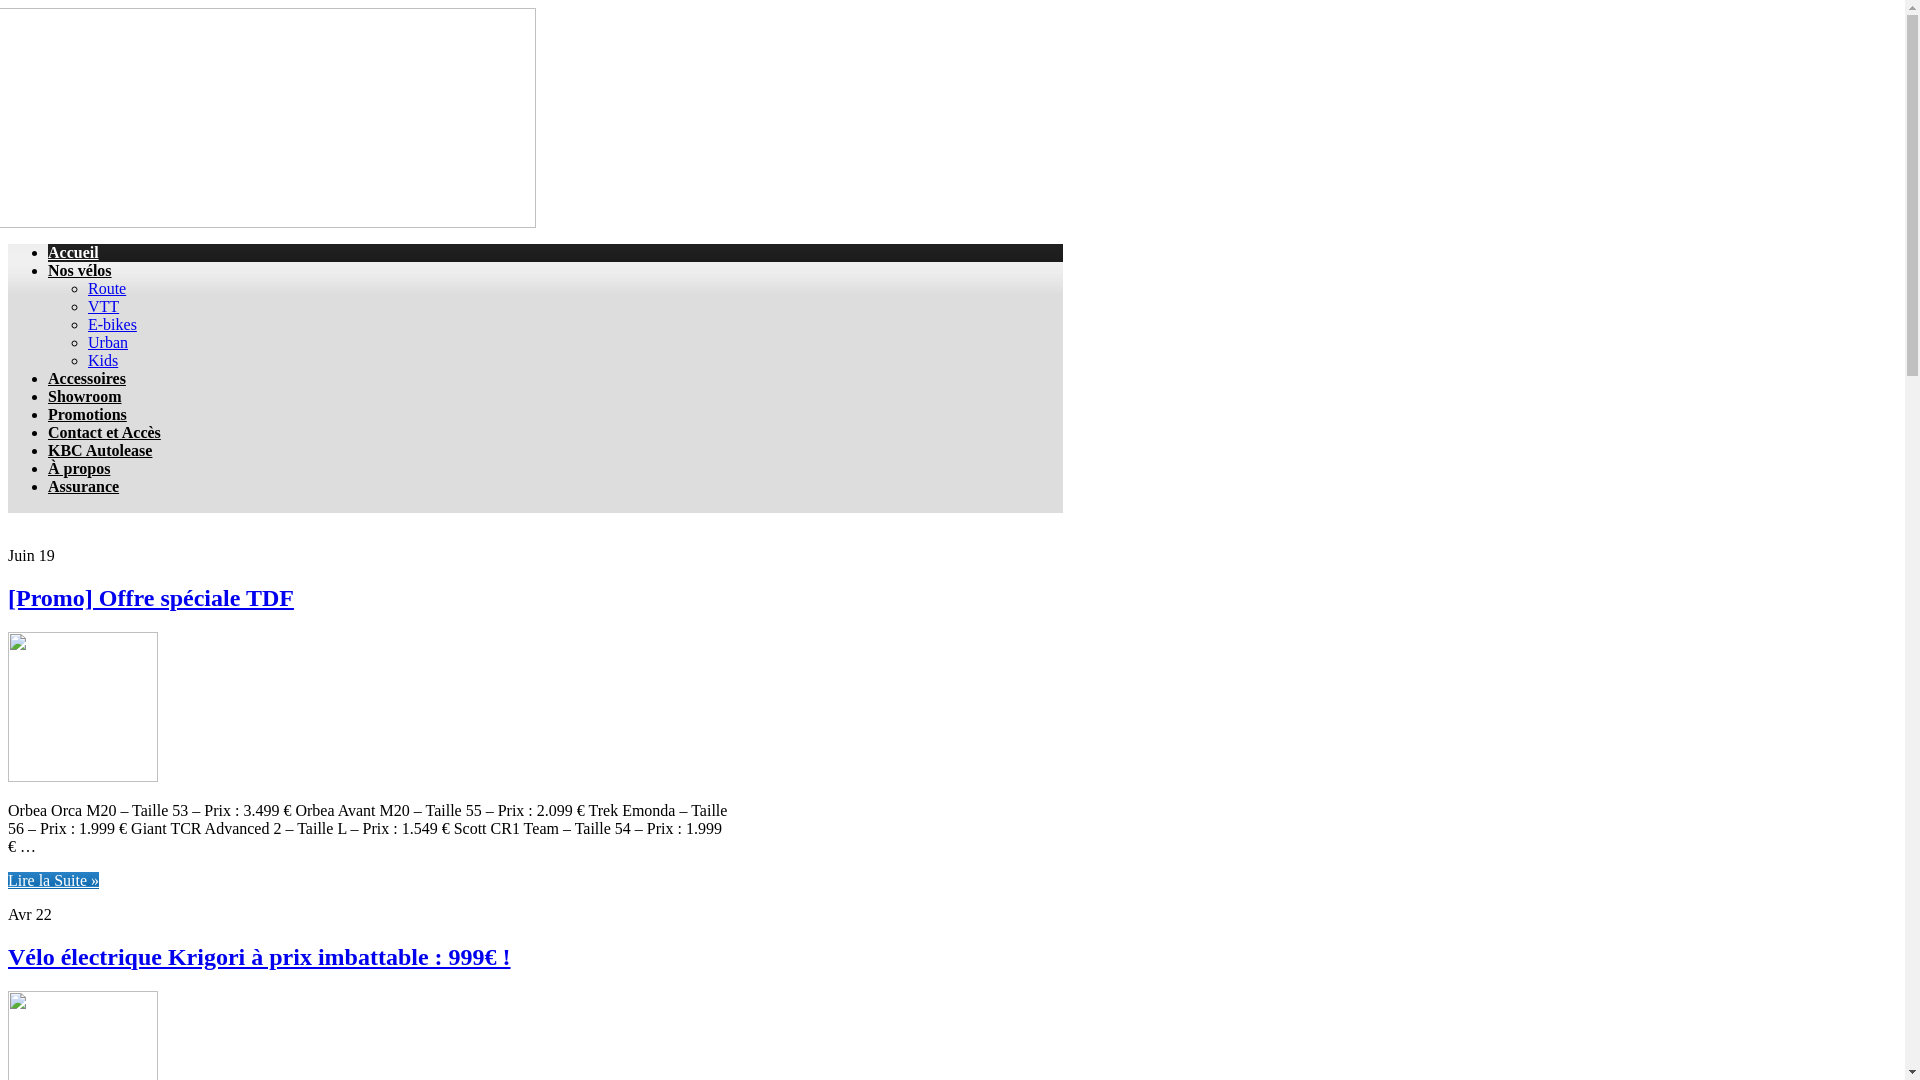  Describe the element at coordinates (82, 486) in the screenshot. I see `'Assurance'` at that location.